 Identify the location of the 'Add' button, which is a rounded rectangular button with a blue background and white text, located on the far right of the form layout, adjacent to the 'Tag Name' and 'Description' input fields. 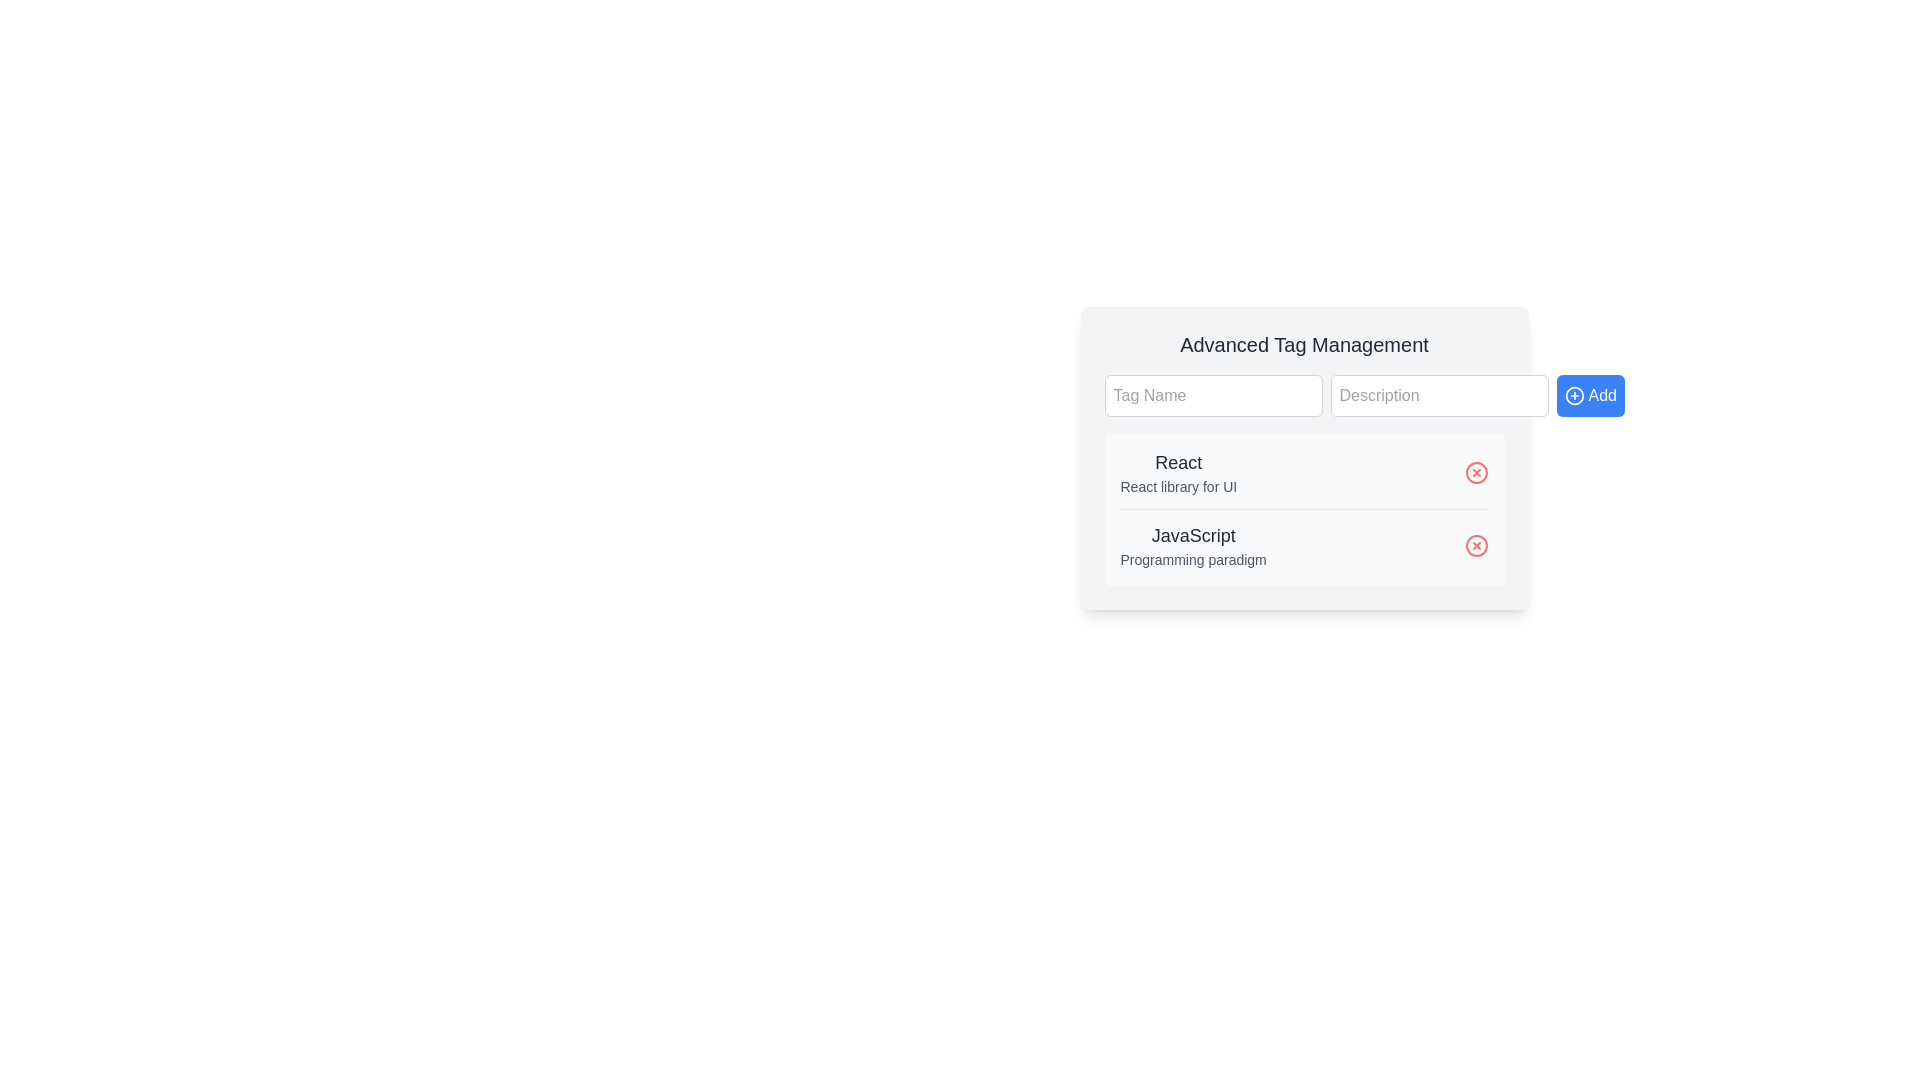
(1589, 396).